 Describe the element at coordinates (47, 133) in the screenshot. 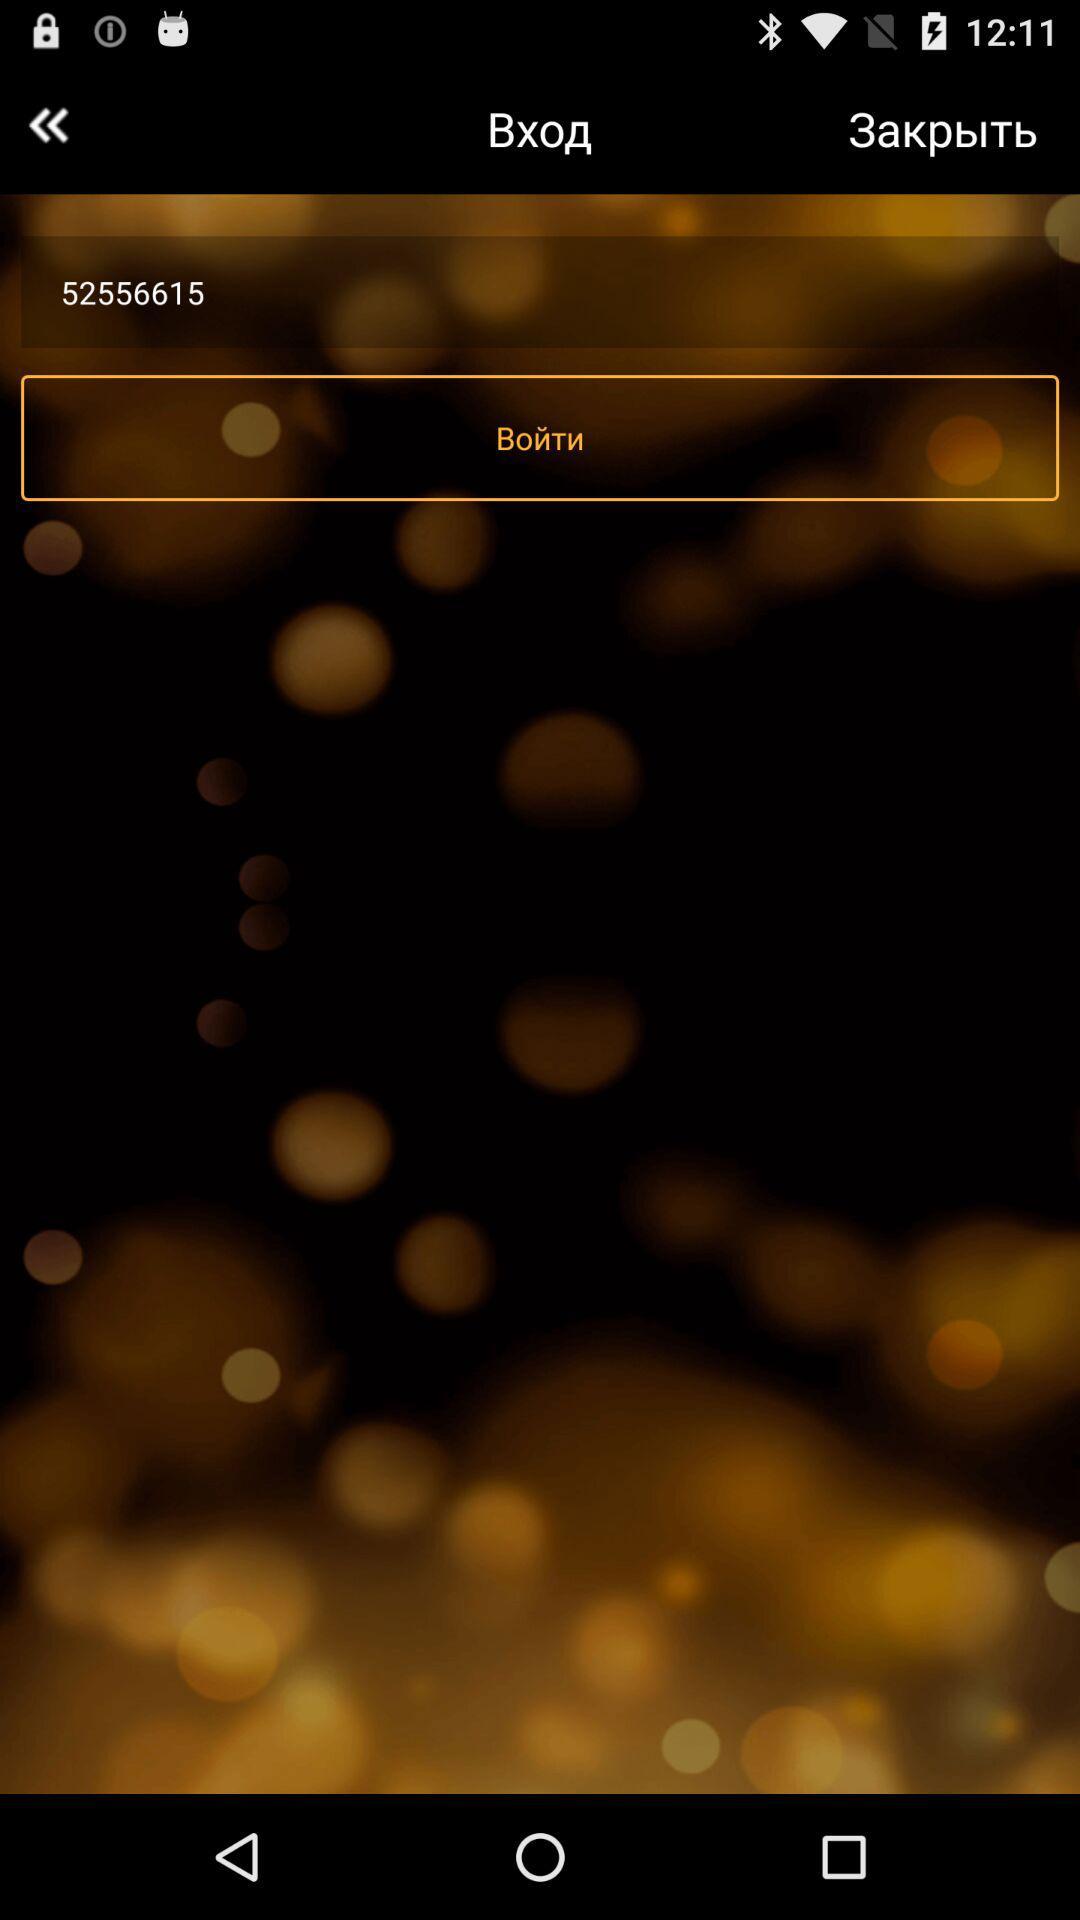

I see `the av_rewind icon` at that location.